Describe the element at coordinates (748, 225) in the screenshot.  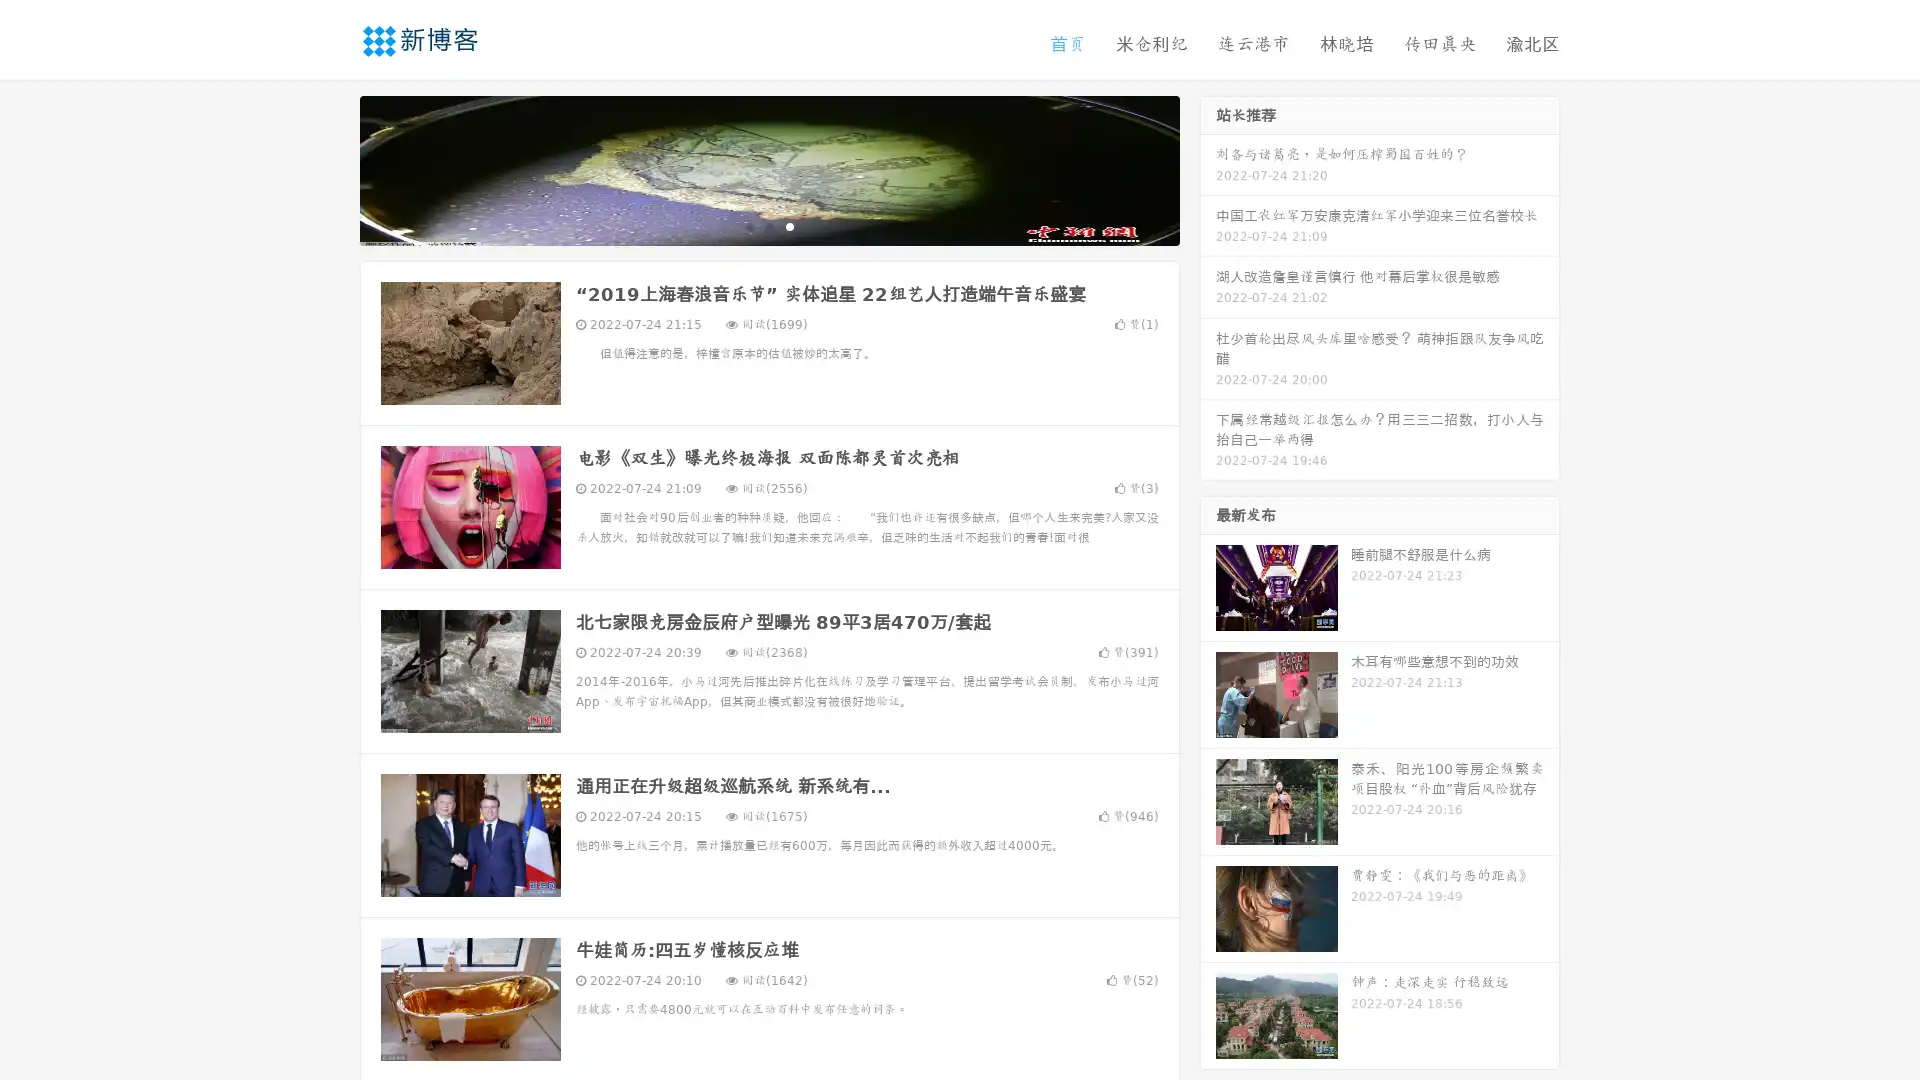
I see `Go to slide 1` at that location.